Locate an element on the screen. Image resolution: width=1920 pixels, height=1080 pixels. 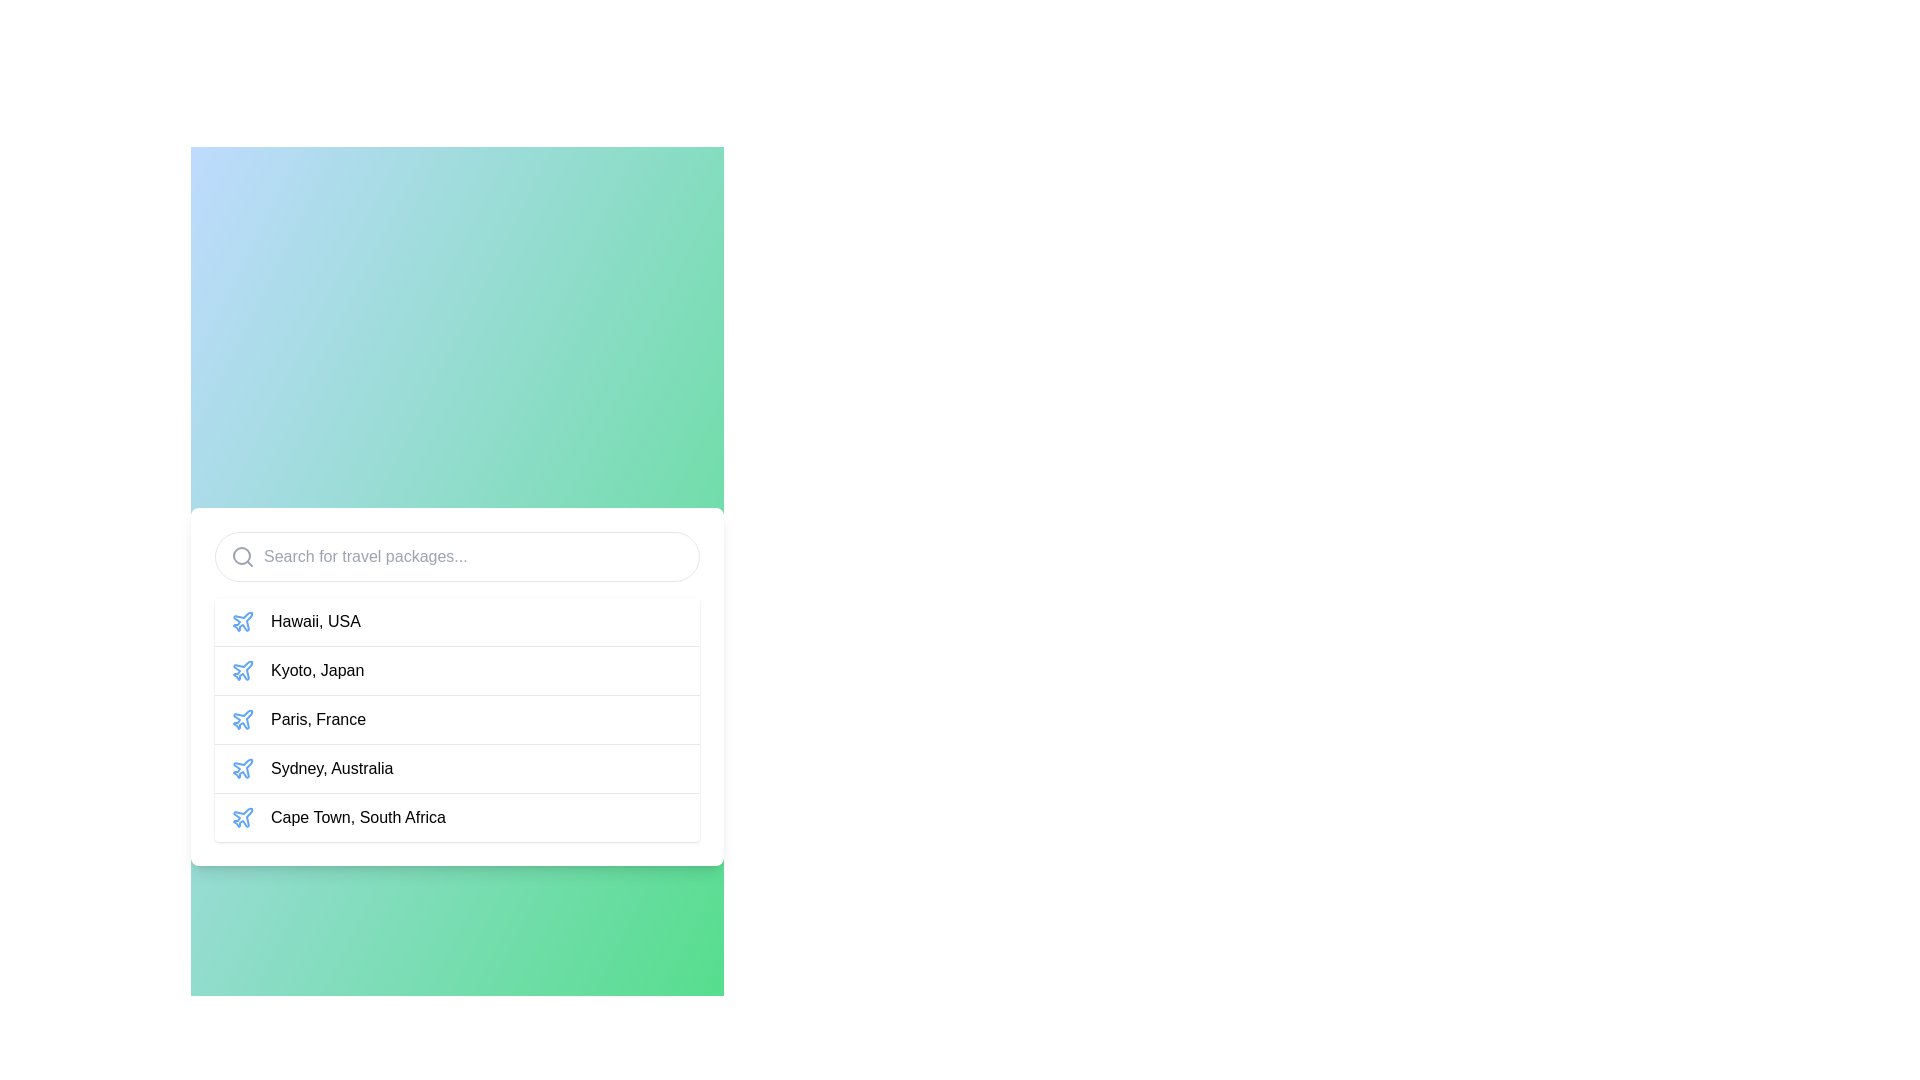
the label representing the destination 'Kyoto, Japan' is located at coordinates (316, 671).